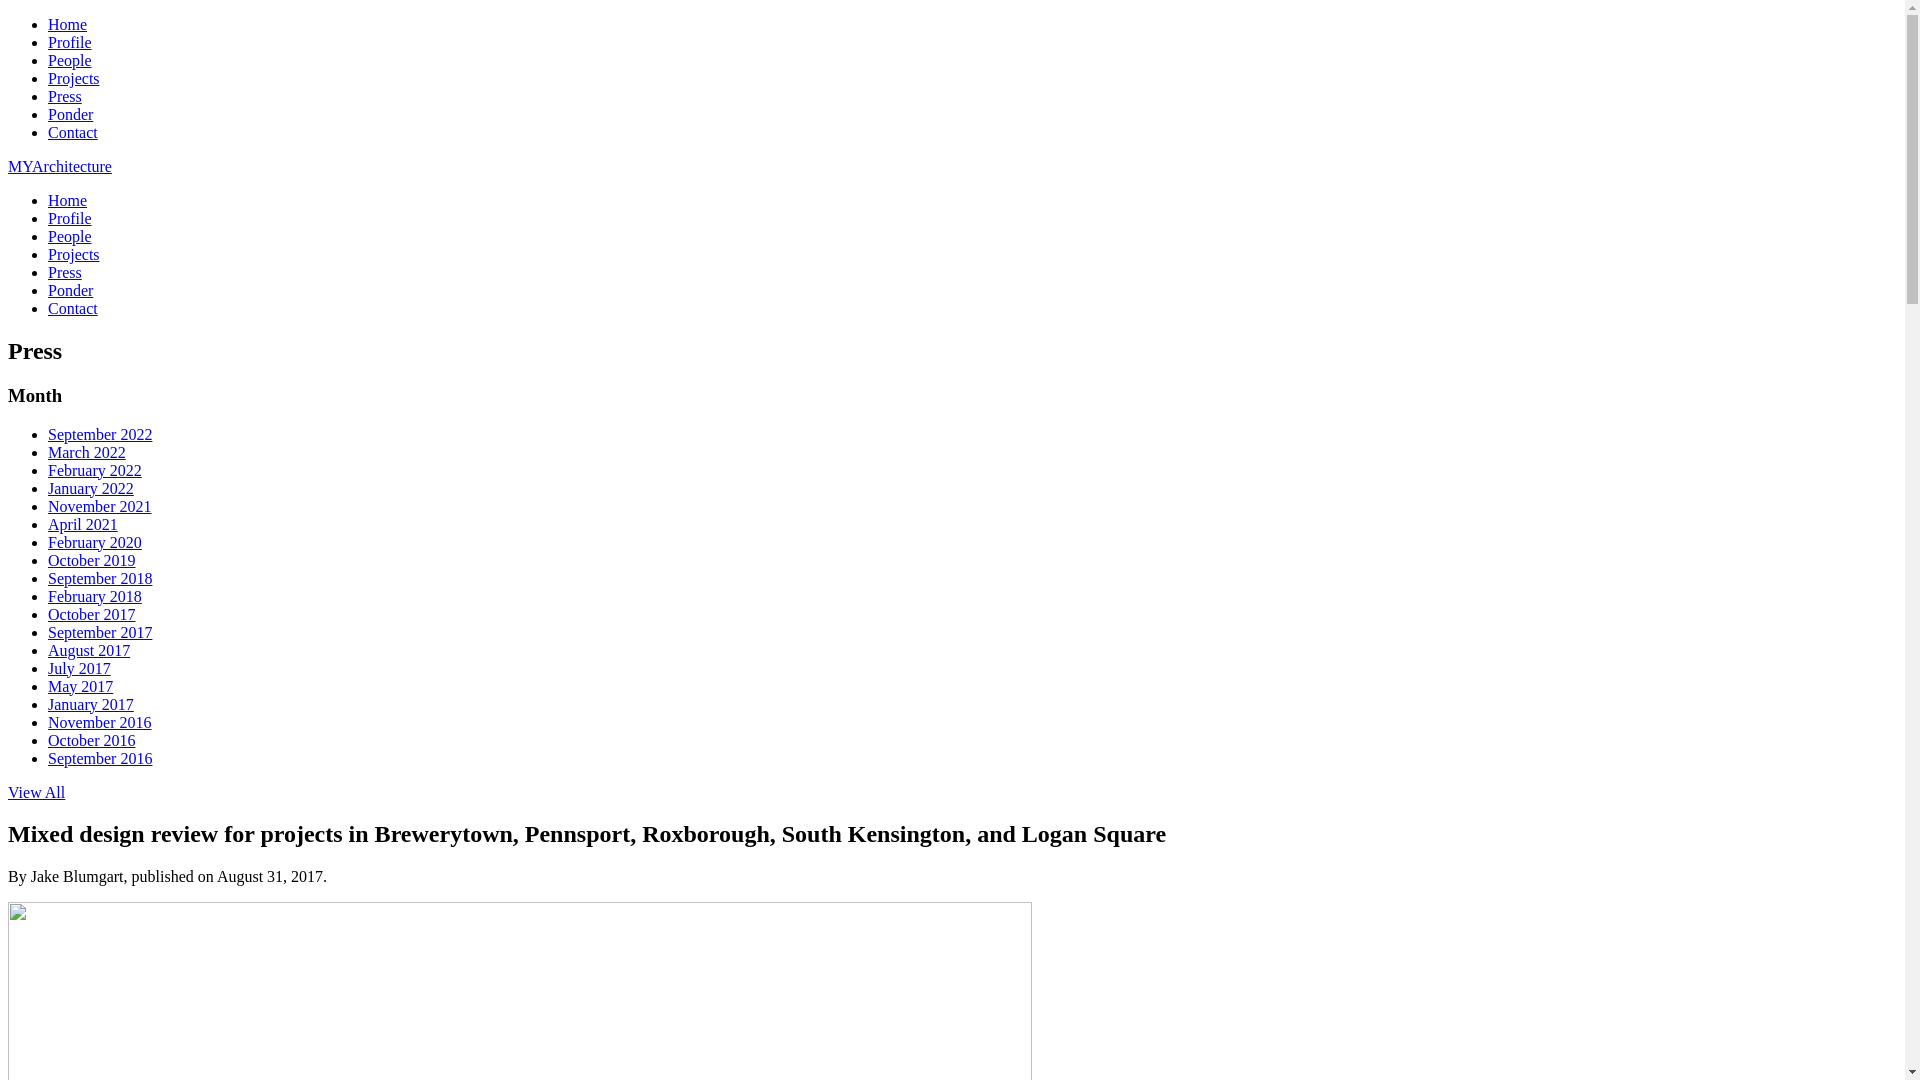 Image resolution: width=1920 pixels, height=1080 pixels. I want to click on 'Profile', so click(70, 218).